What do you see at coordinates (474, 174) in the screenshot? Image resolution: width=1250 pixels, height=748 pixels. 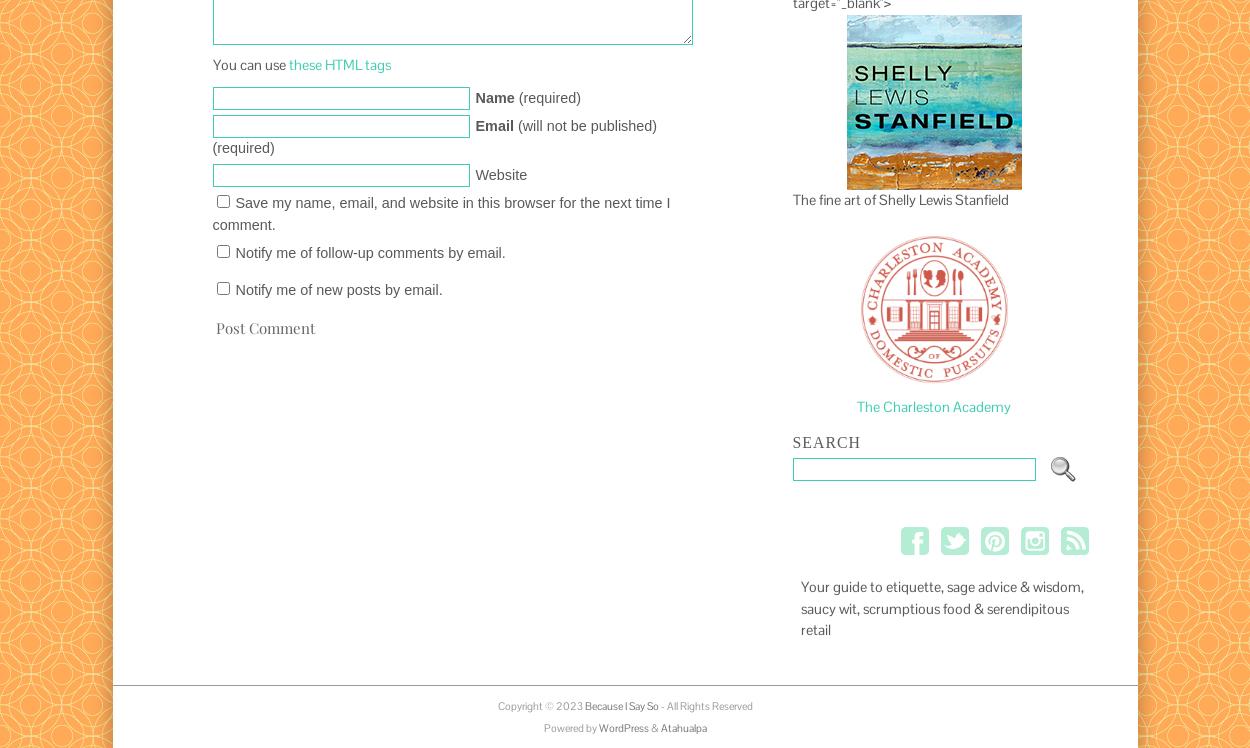 I see `'Website'` at bounding box center [474, 174].